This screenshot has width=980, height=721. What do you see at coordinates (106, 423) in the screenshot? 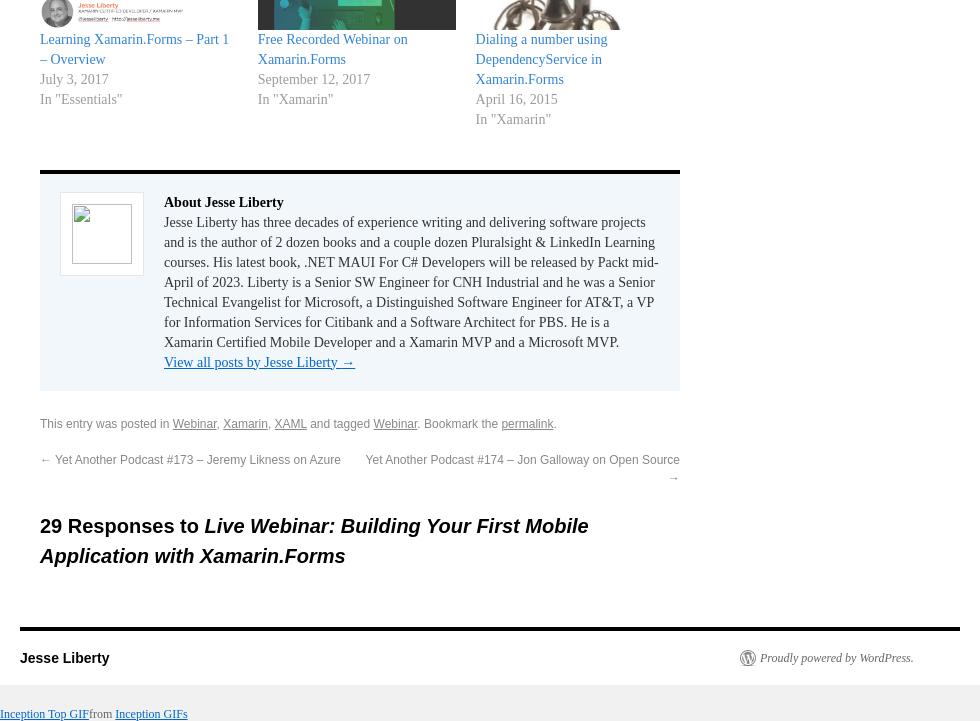
I see `'This entry was posted in'` at bounding box center [106, 423].